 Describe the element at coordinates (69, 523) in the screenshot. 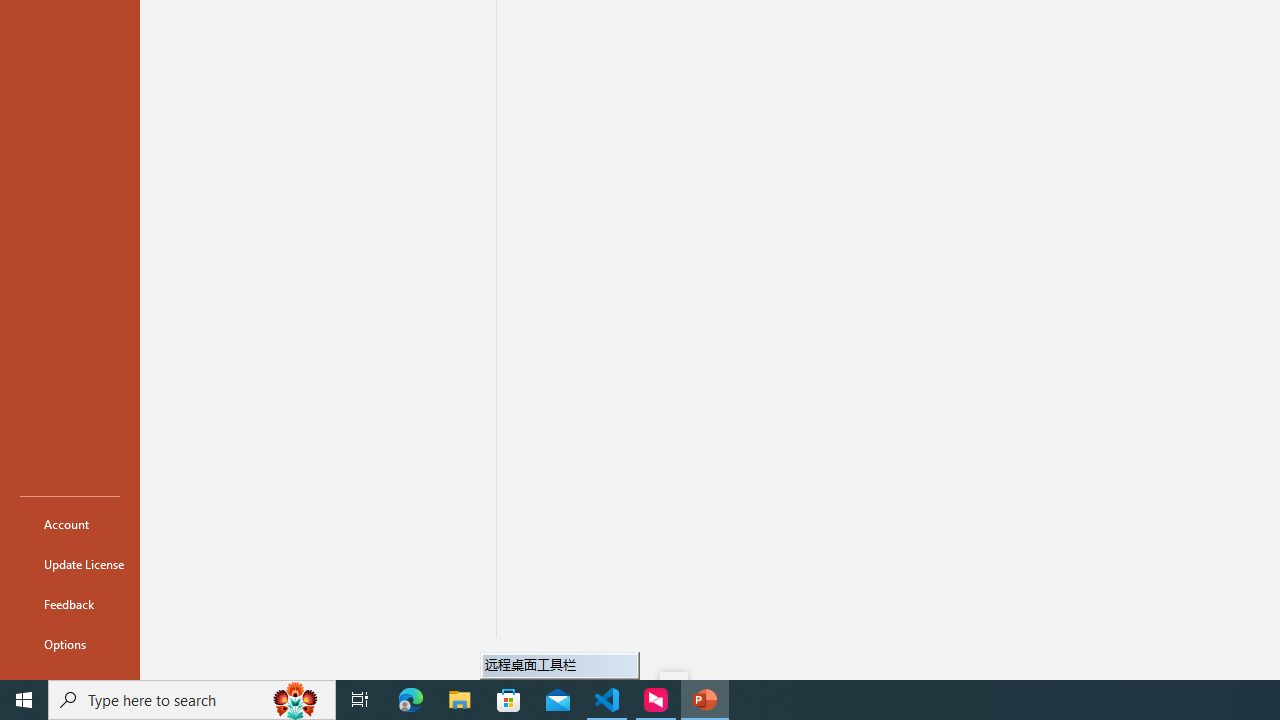

I see `'Account'` at that location.